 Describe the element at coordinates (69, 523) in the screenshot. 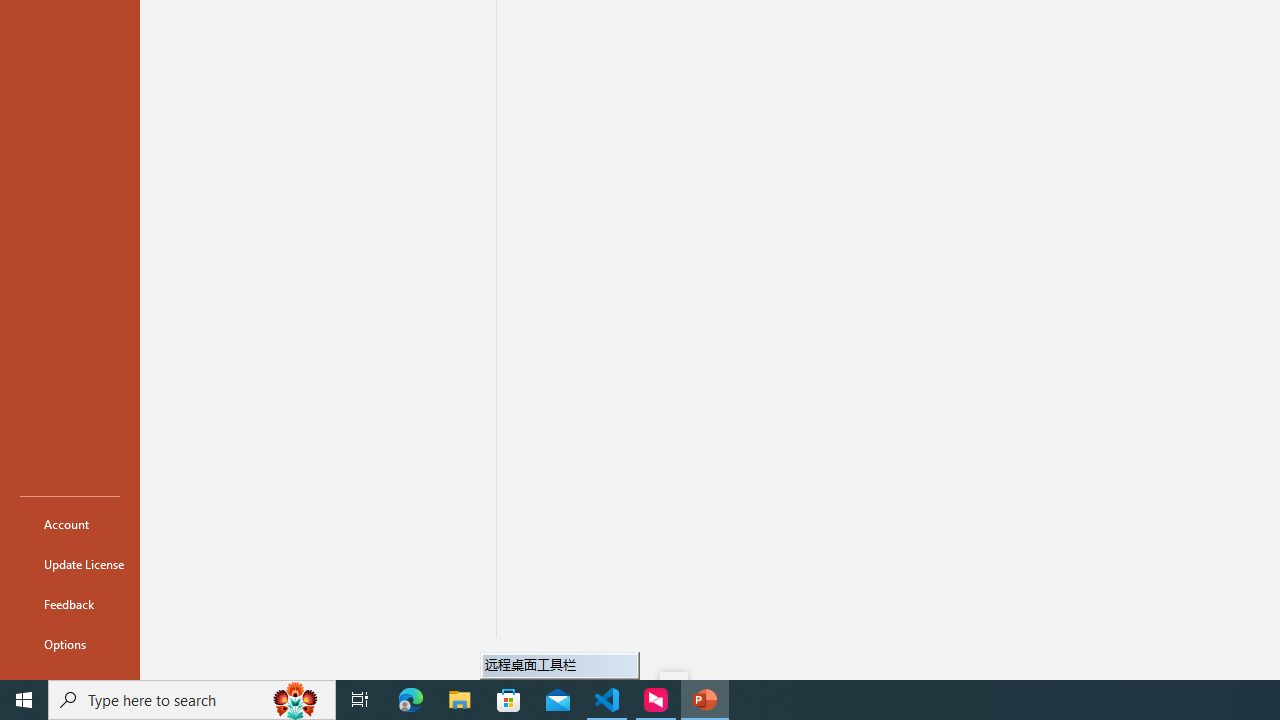

I see `'Account'` at that location.